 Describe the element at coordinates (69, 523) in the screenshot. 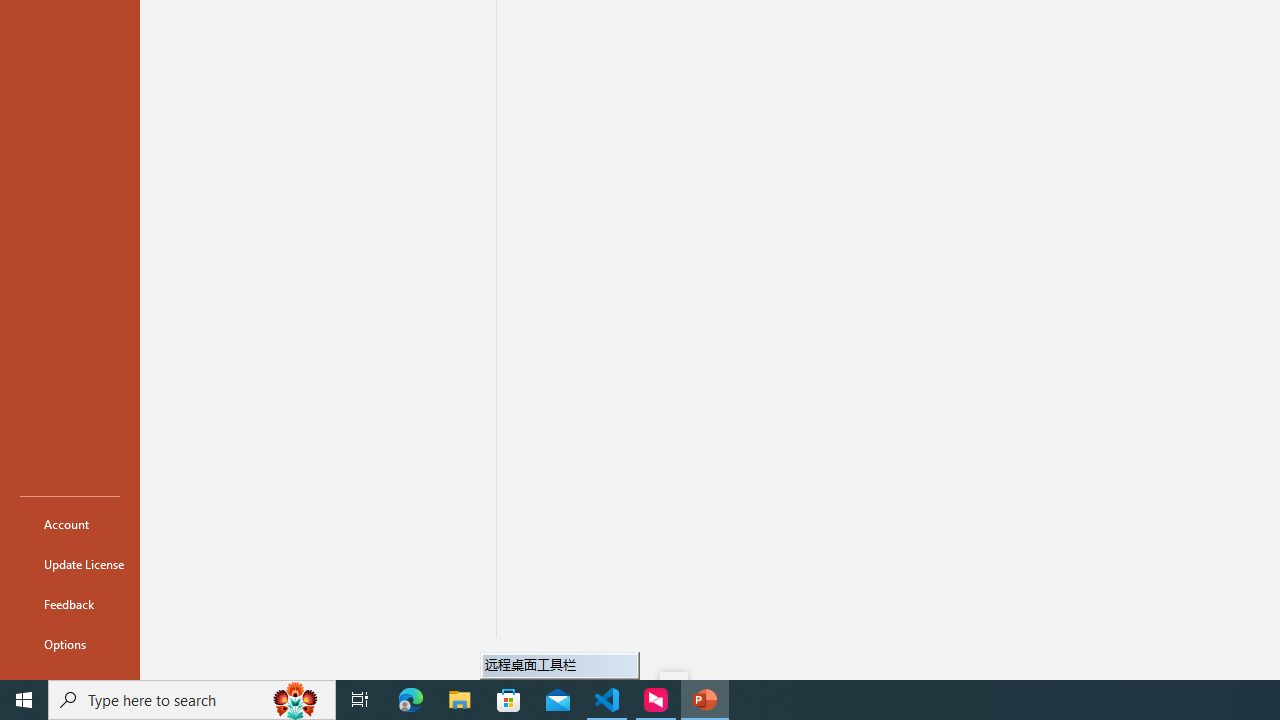

I see `'Account'` at that location.